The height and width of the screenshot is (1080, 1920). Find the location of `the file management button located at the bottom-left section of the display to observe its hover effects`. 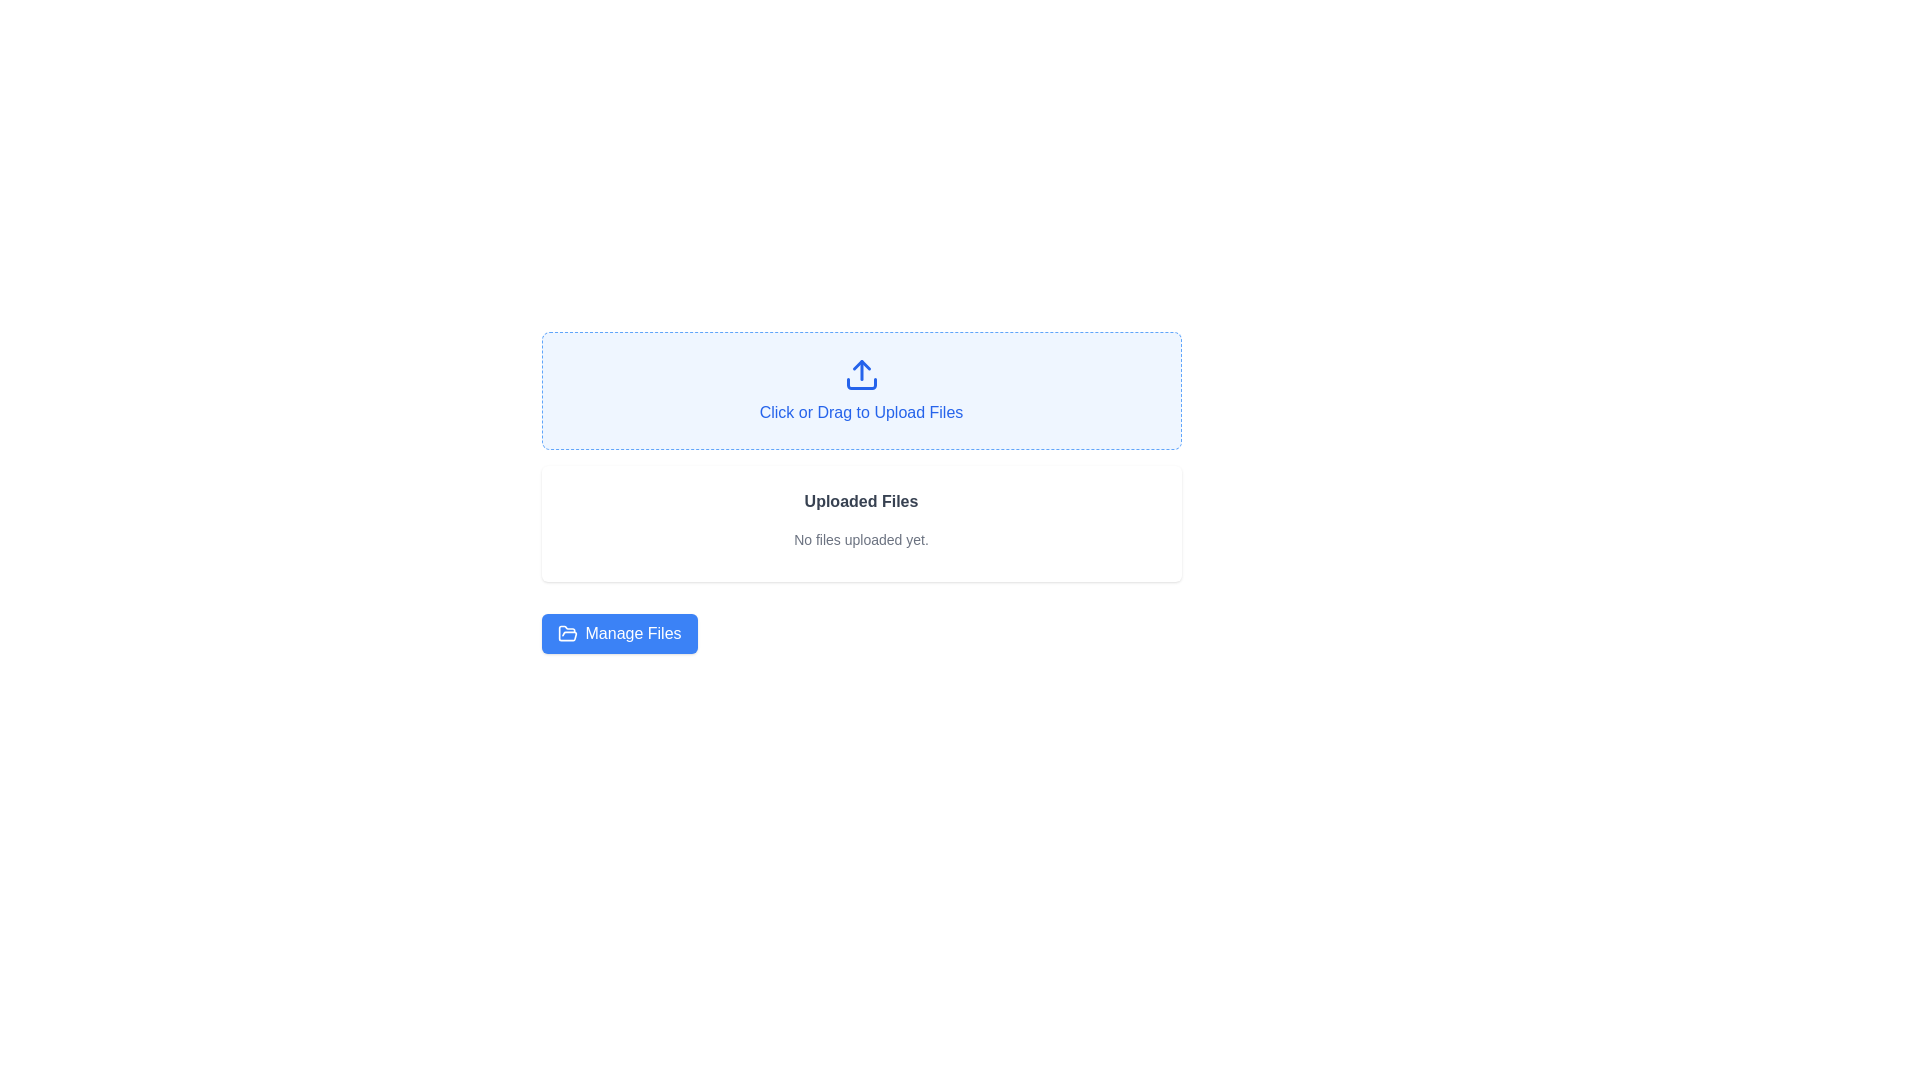

the file management button located at the bottom-left section of the display to observe its hover effects is located at coordinates (618, 633).